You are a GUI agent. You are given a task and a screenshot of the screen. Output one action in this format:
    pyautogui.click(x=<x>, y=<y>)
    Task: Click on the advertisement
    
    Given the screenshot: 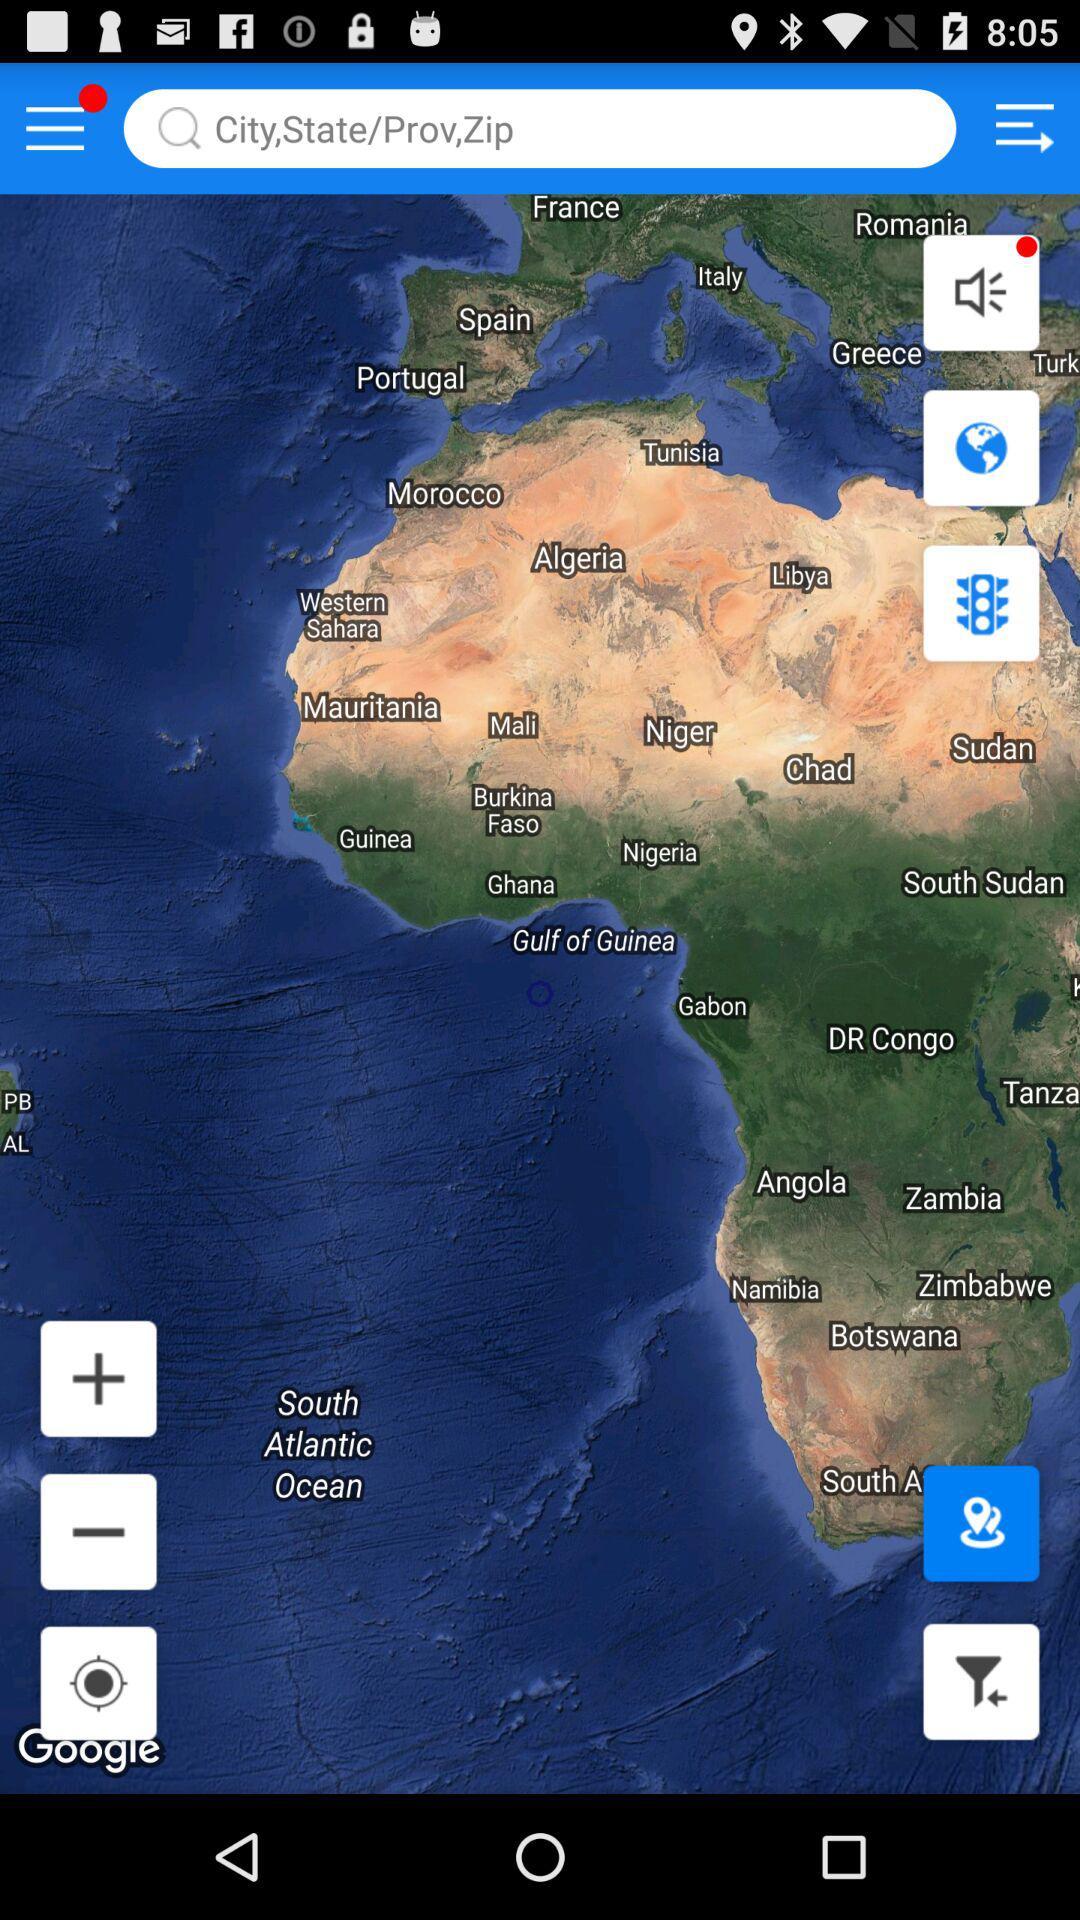 What is the action you would take?
    pyautogui.click(x=1024, y=127)
    